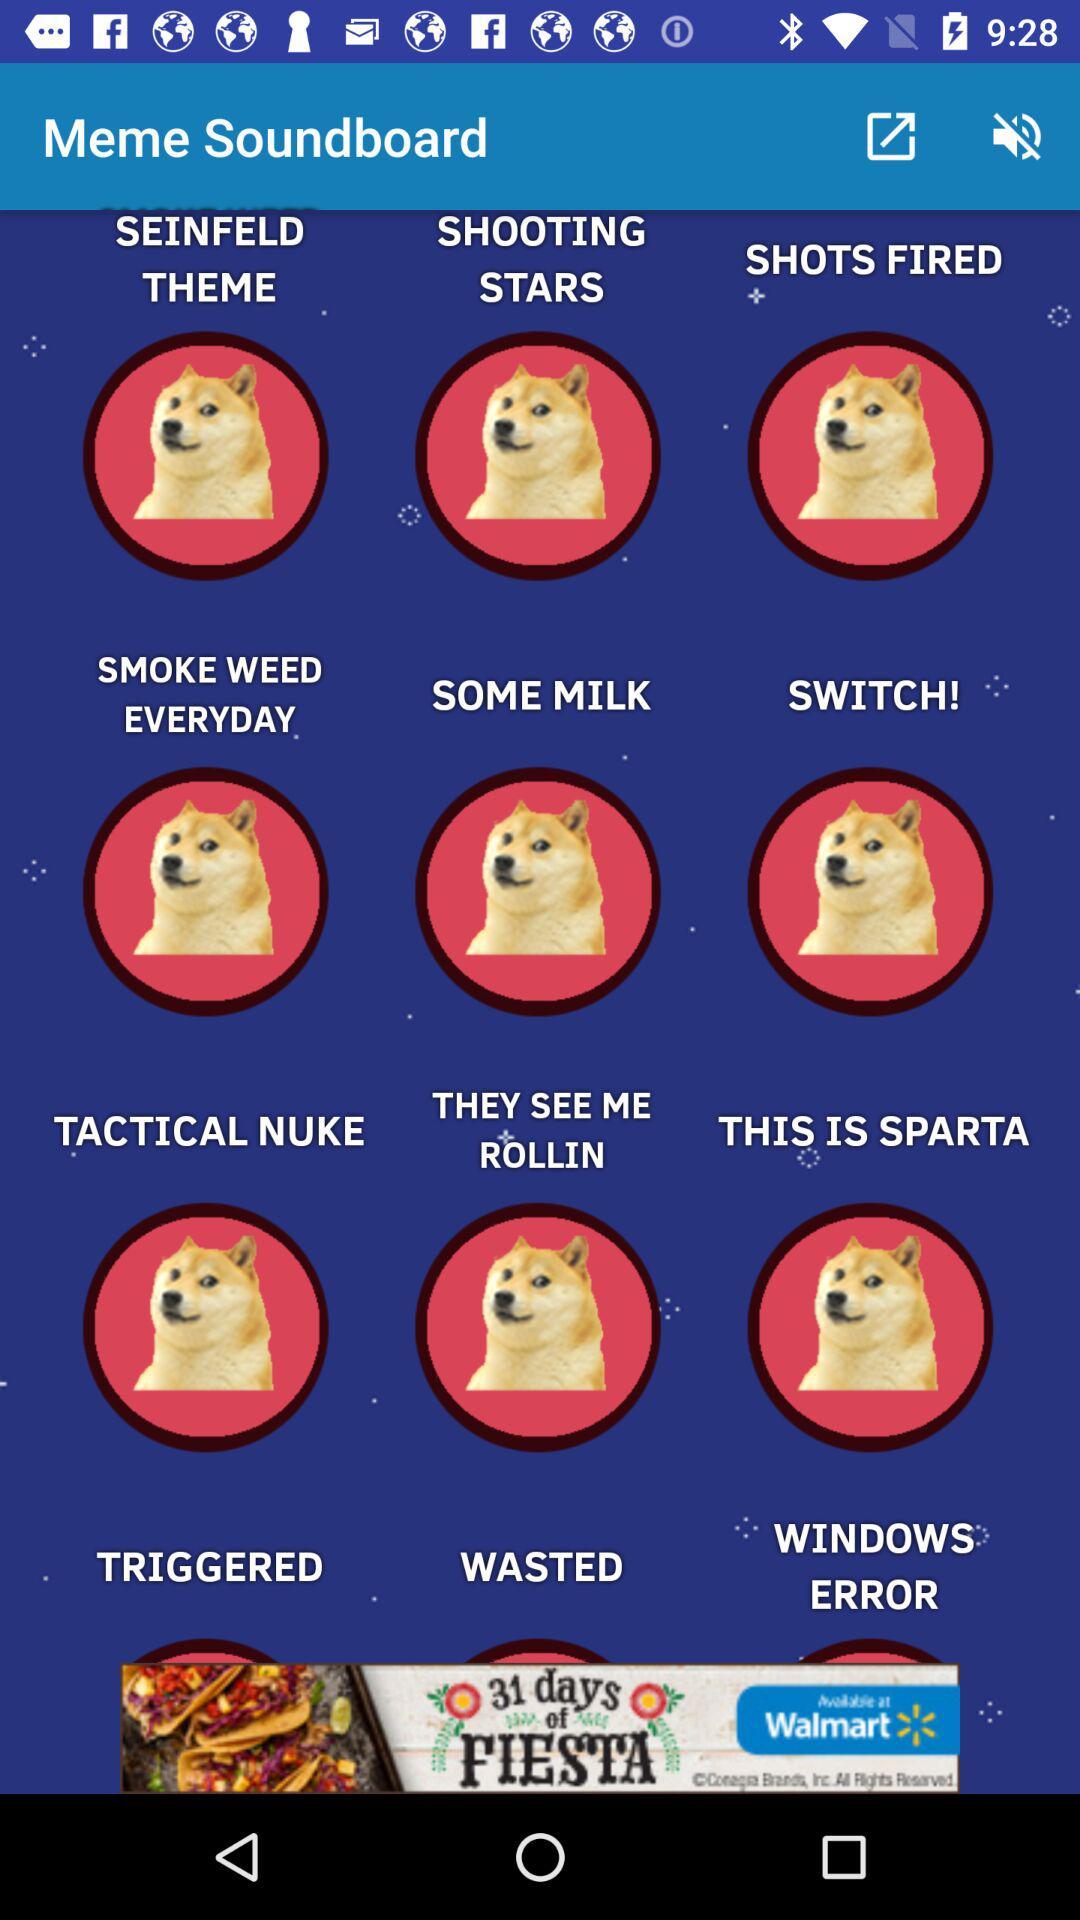  What do you see at coordinates (207, 281) in the screenshot?
I see `one part of theme` at bounding box center [207, 281].